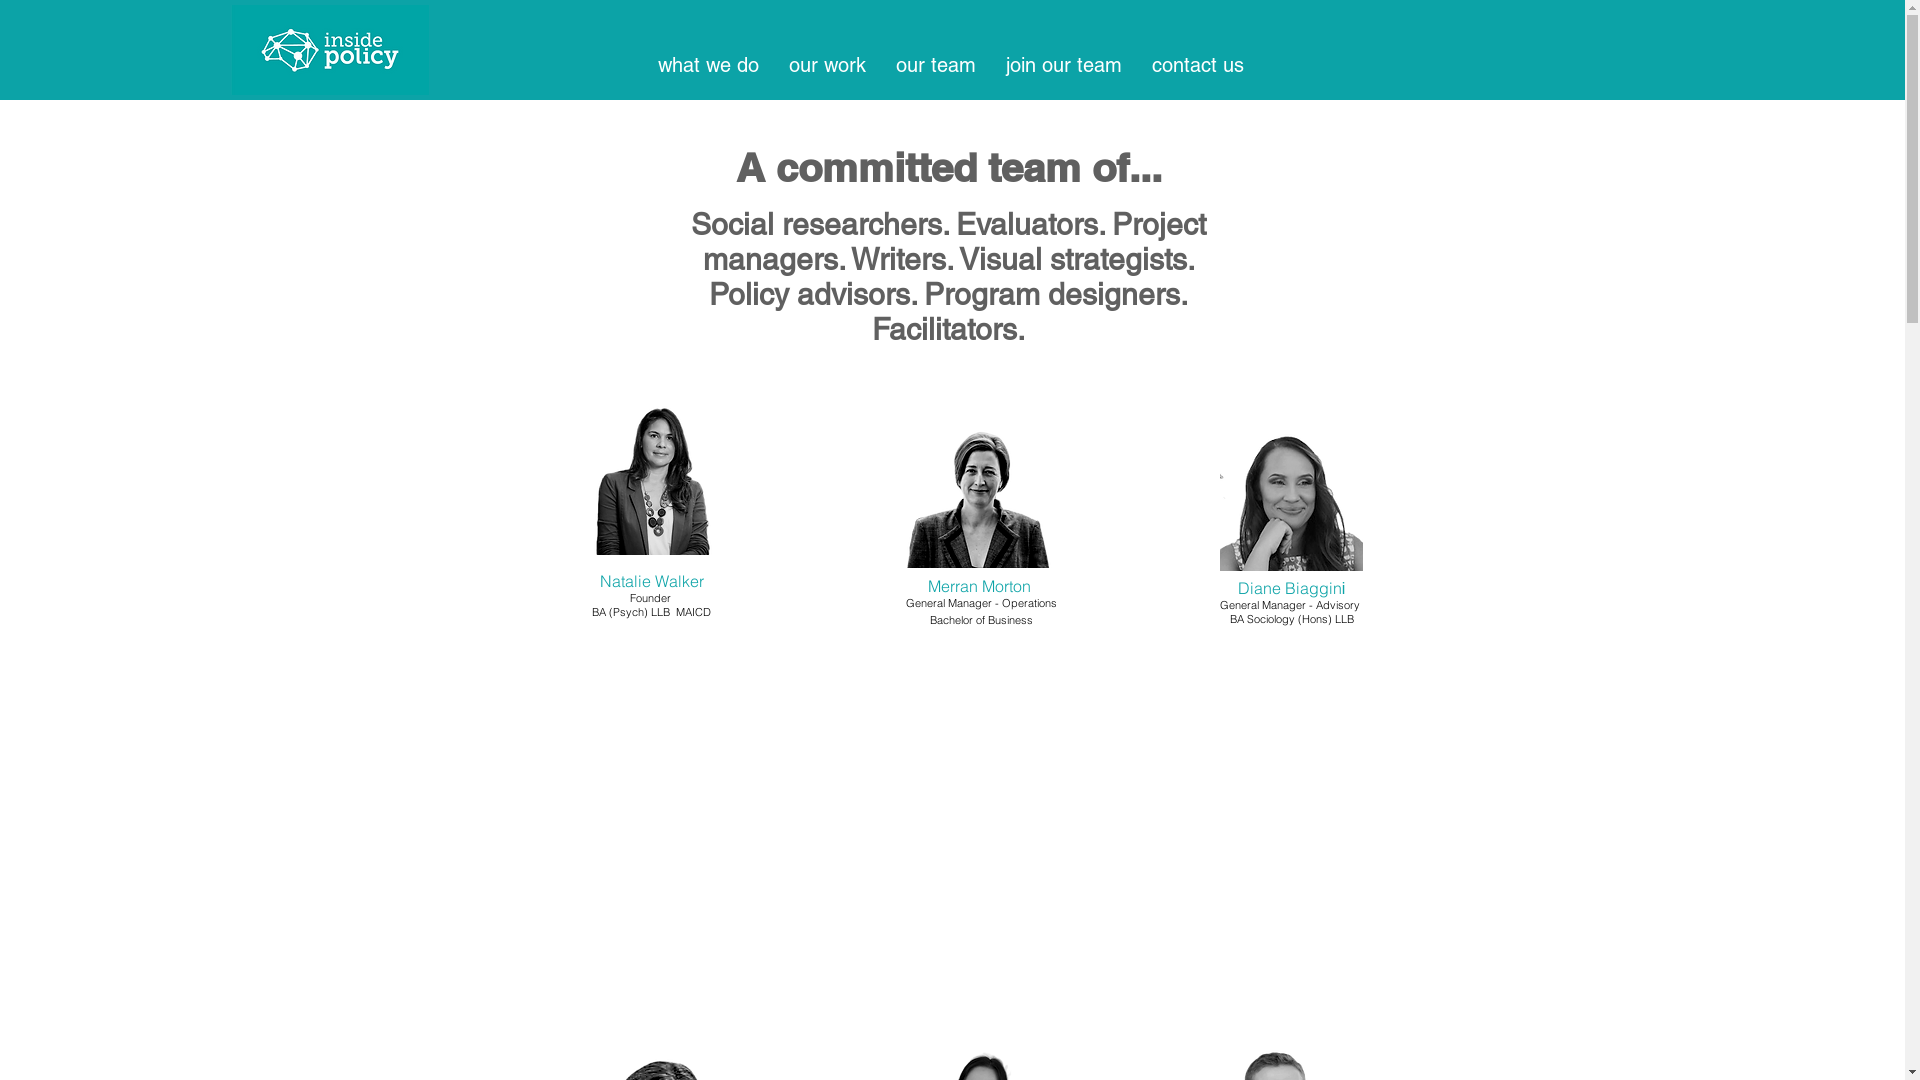  I want to click on 'what we do', so click(707, 64).